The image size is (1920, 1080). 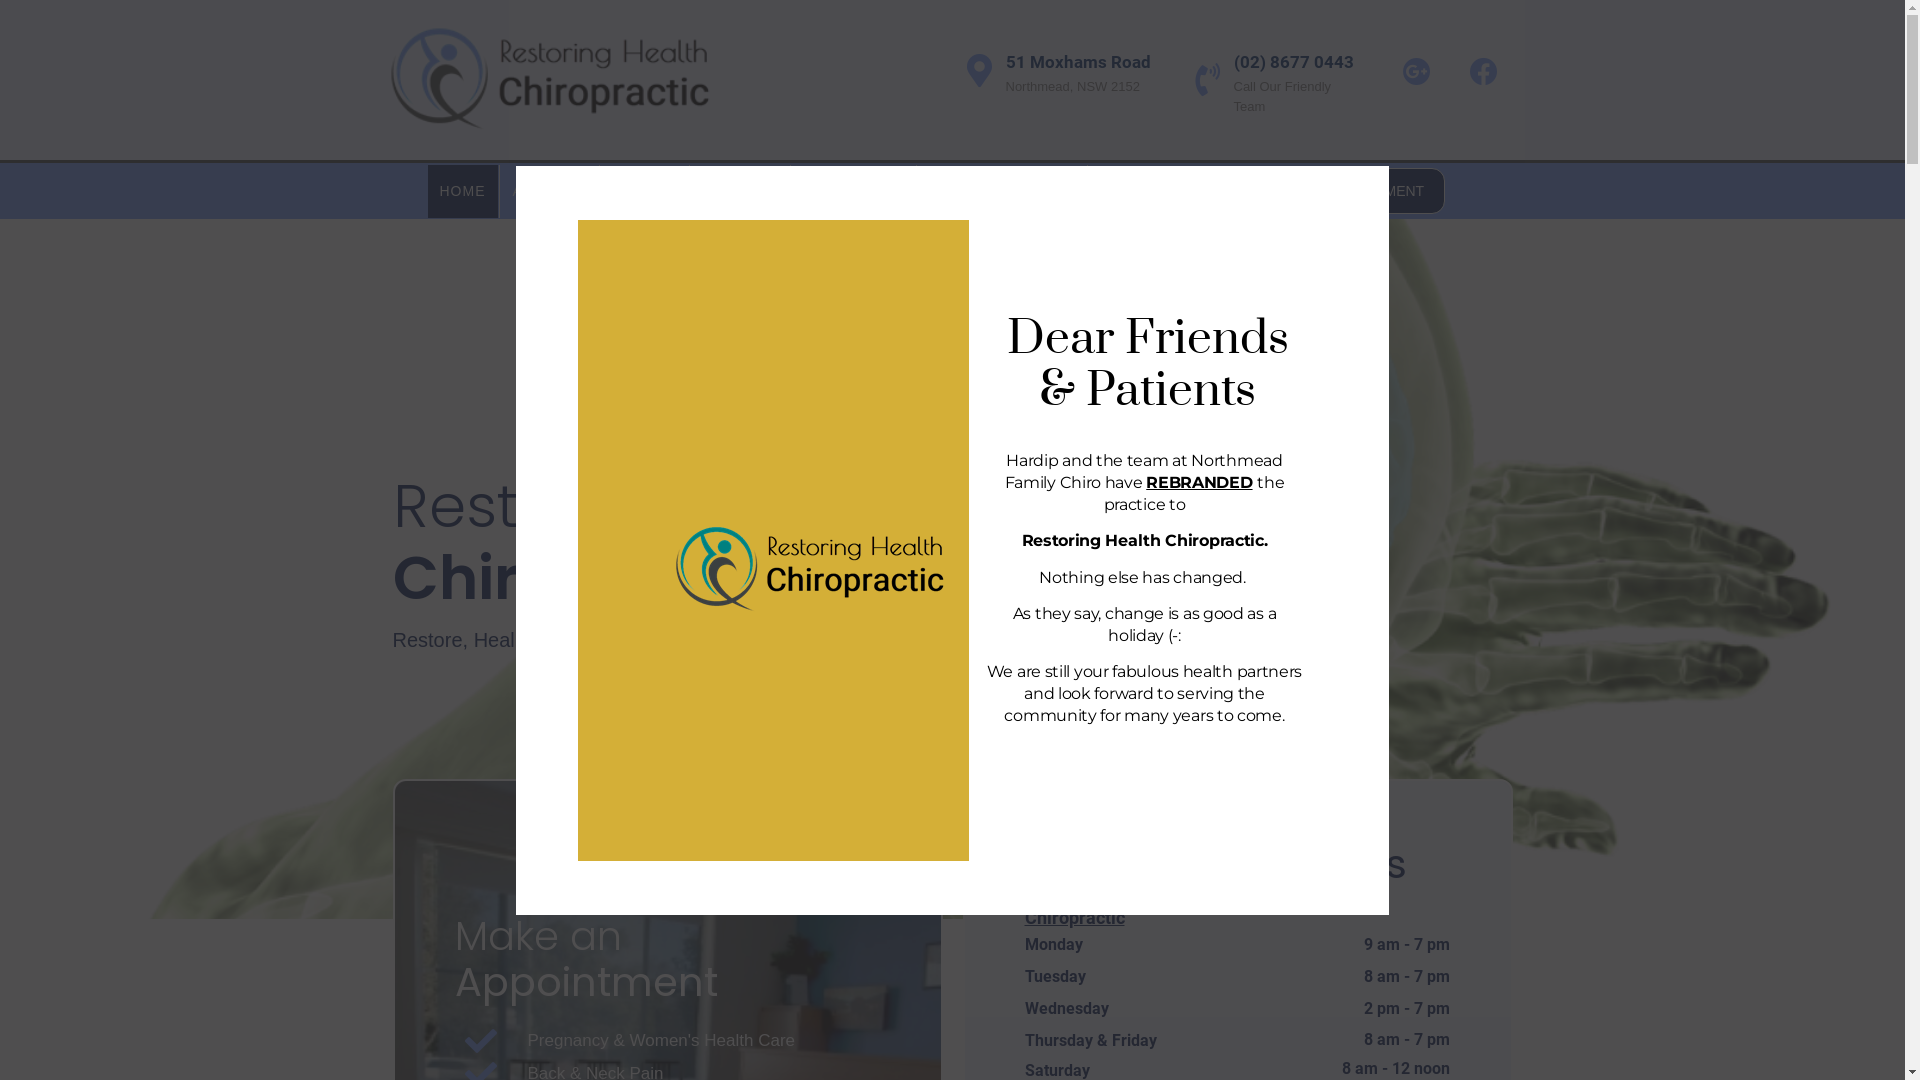 I want to click on '(02) 8677 0443', so click(x=1294, y=60).